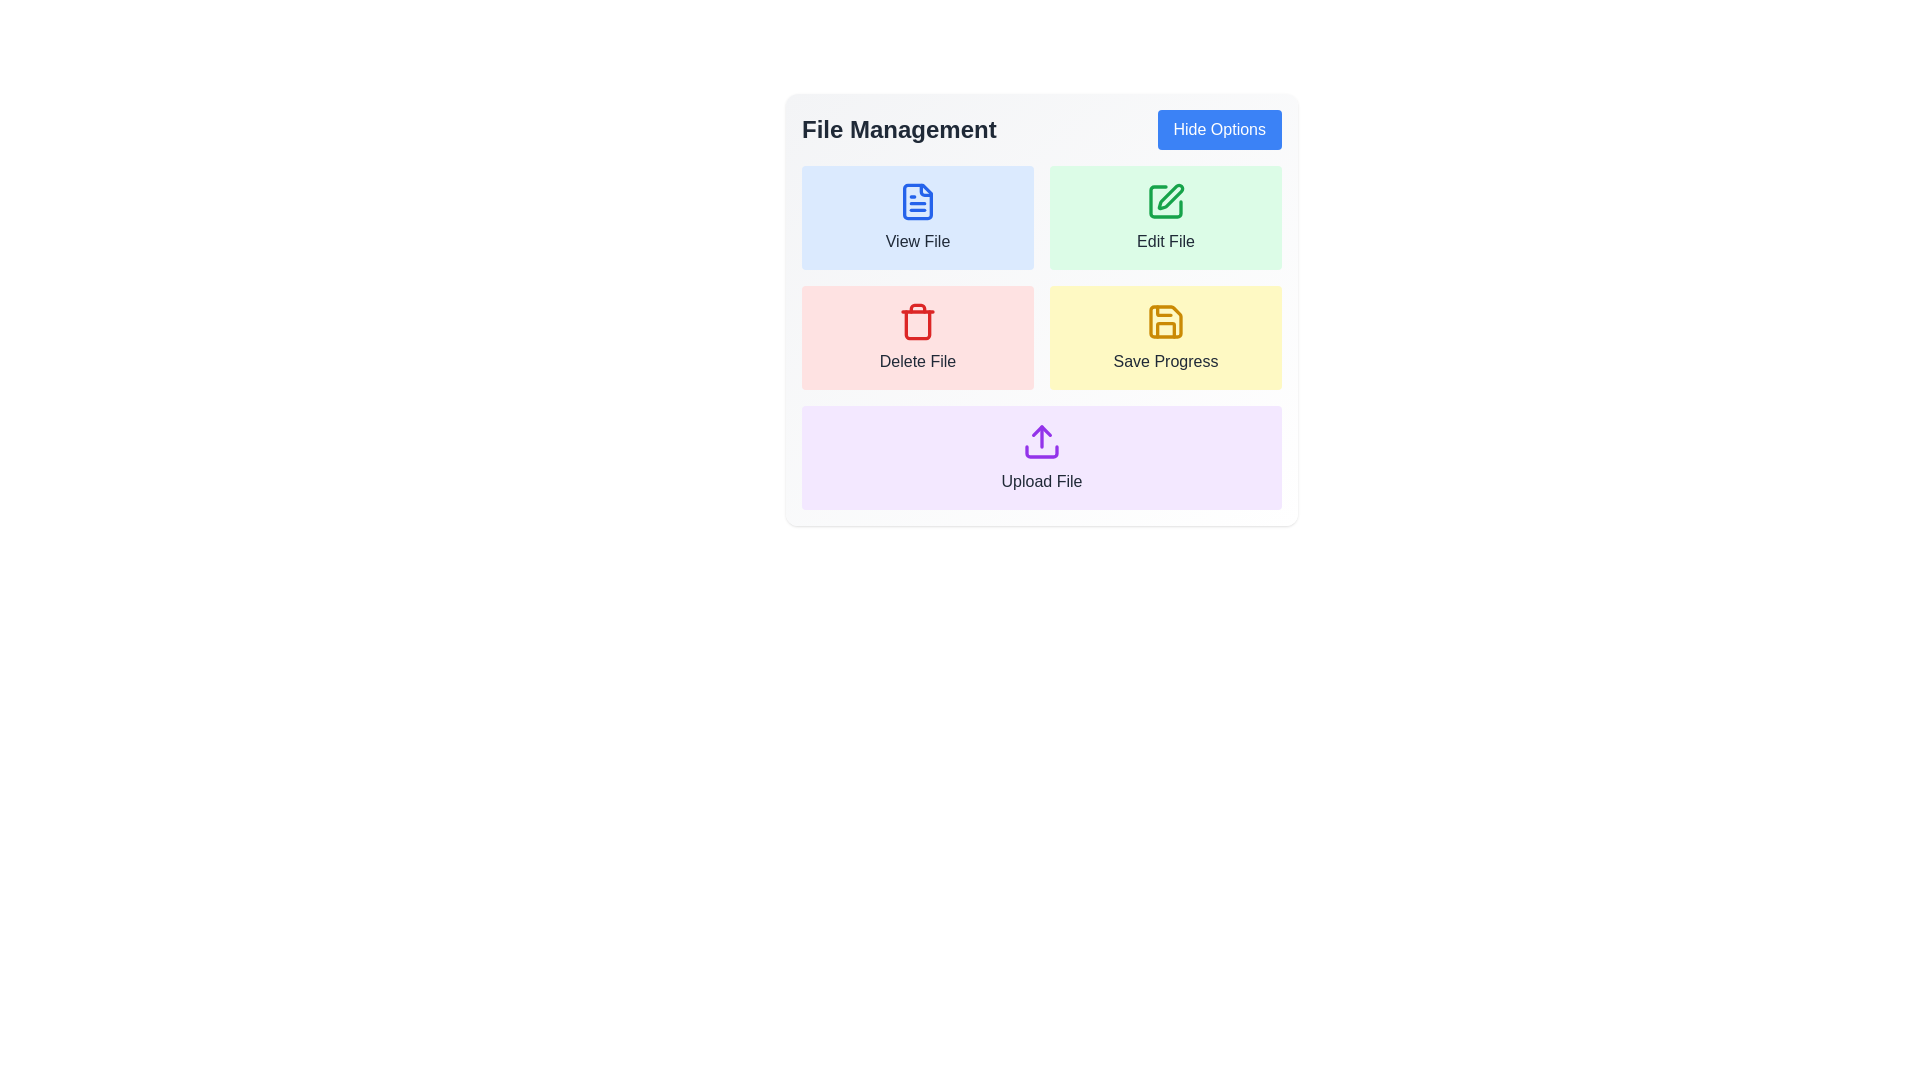  Describe the element at coordinates (1166, 320) in the screenshot. I see `the 'Save Progress' button which contains the yellowish save icon resembling a floppy disk, located in the second row, second column of the 'File Management' section` at that location.